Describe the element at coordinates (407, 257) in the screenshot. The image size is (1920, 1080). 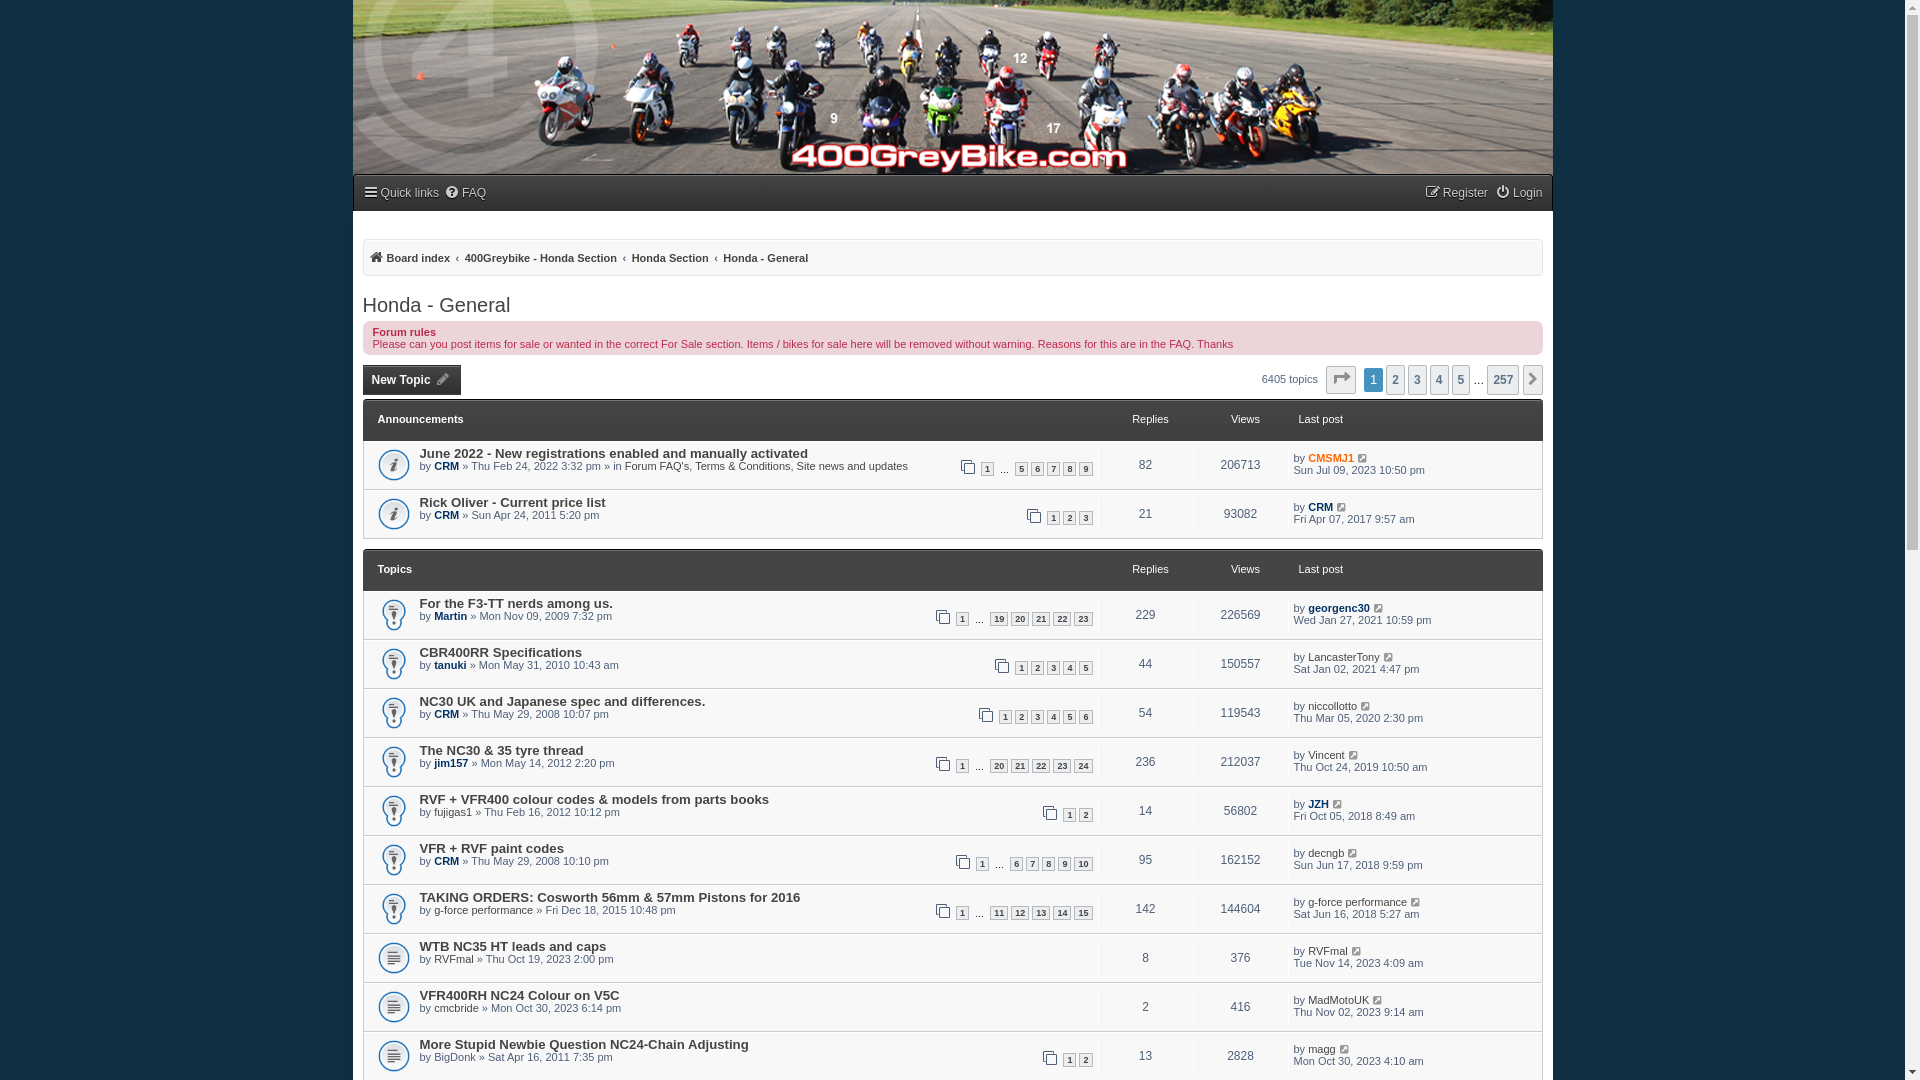
I see `'Board index'` at that location.